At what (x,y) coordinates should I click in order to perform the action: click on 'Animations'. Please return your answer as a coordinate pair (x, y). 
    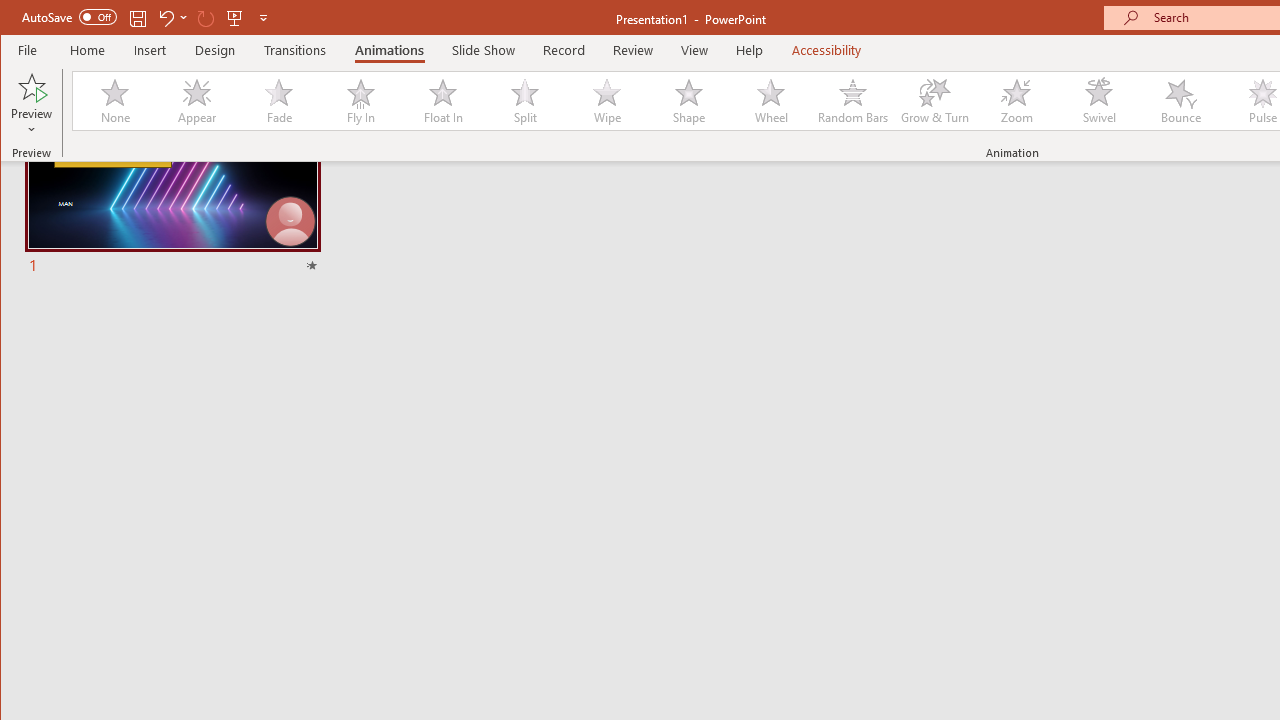
    Looking at the image, I should click on (389, 49).